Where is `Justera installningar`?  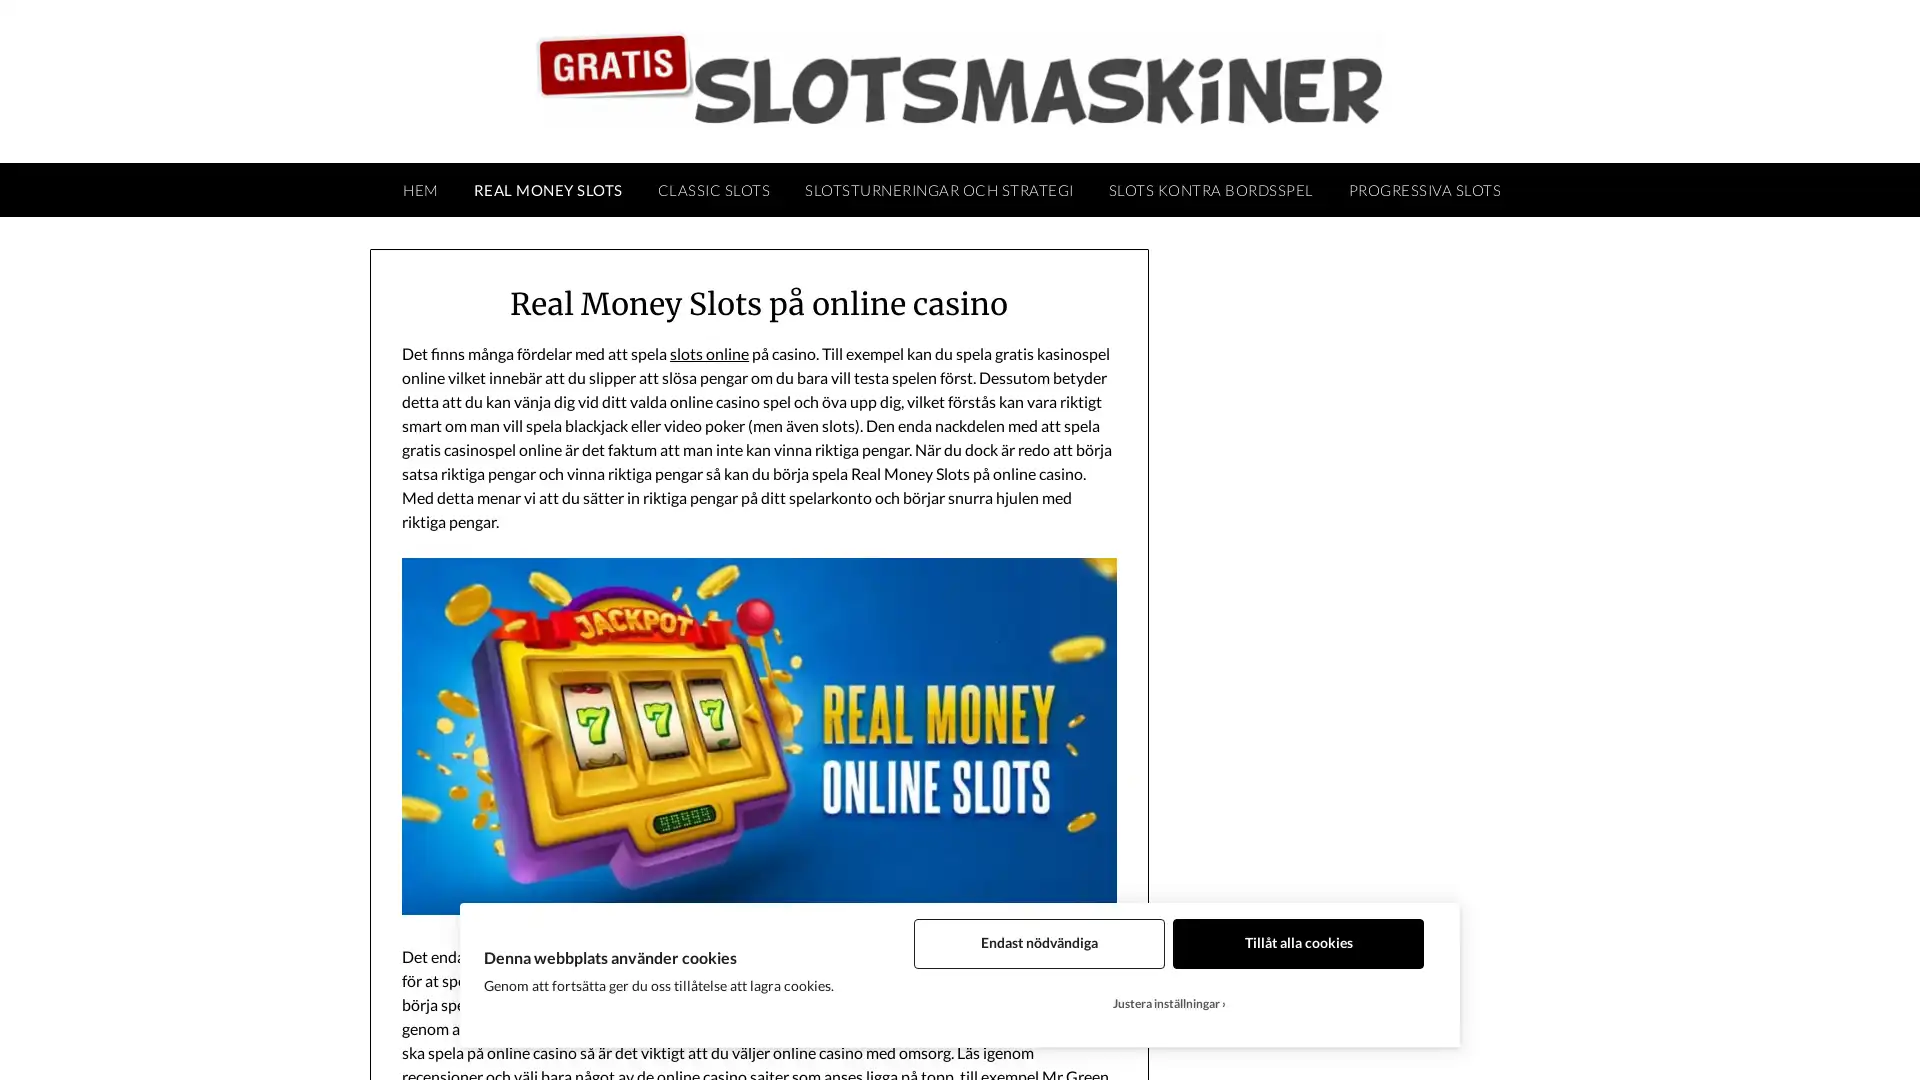
Justera installningar is located at coordinates (1169, 1003).